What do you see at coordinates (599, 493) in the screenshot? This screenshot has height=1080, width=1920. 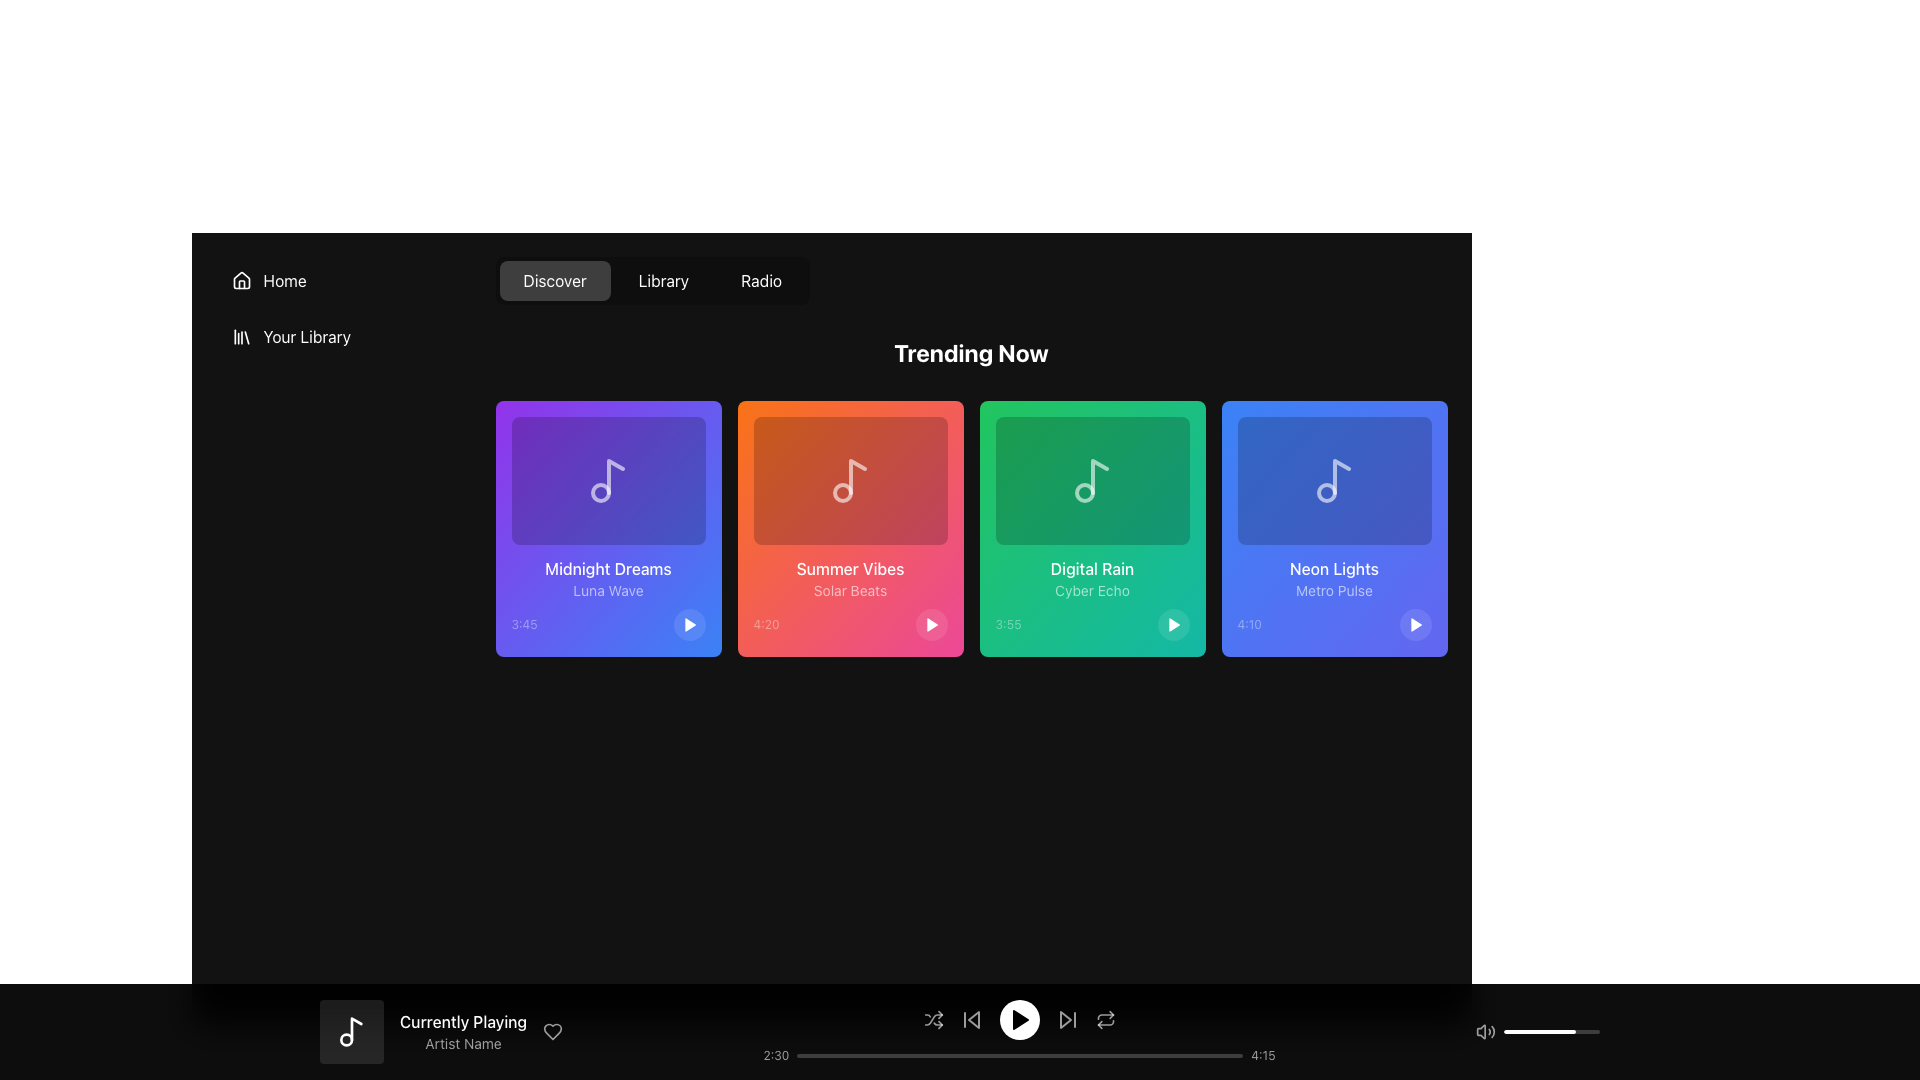 I see `the circular shape with a radius of 4 units, which is part of the musical note icon located above the text 'Midnight Dreams' in the first tile of the 'Trending Now' section` at bounding box center [599, 493].